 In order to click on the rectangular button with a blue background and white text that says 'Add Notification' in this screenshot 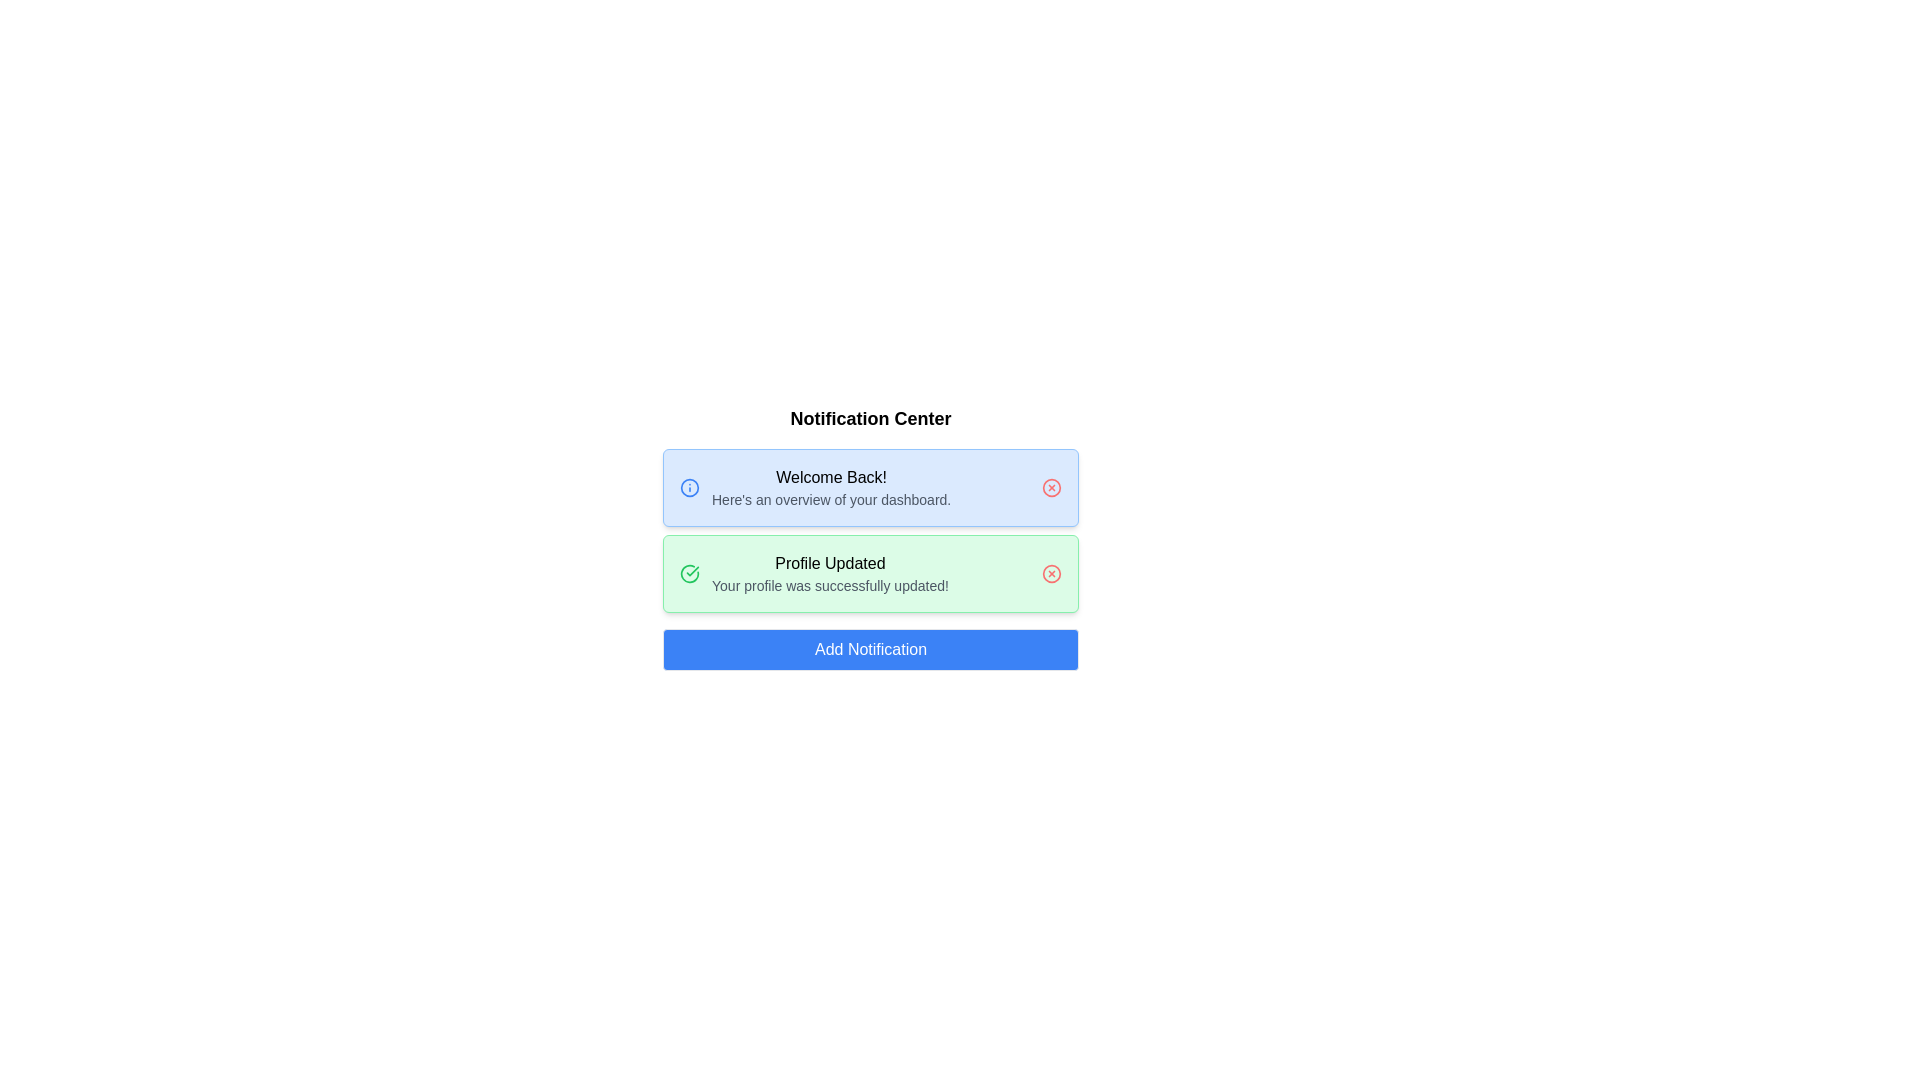, I will do `click(870, 650)`.